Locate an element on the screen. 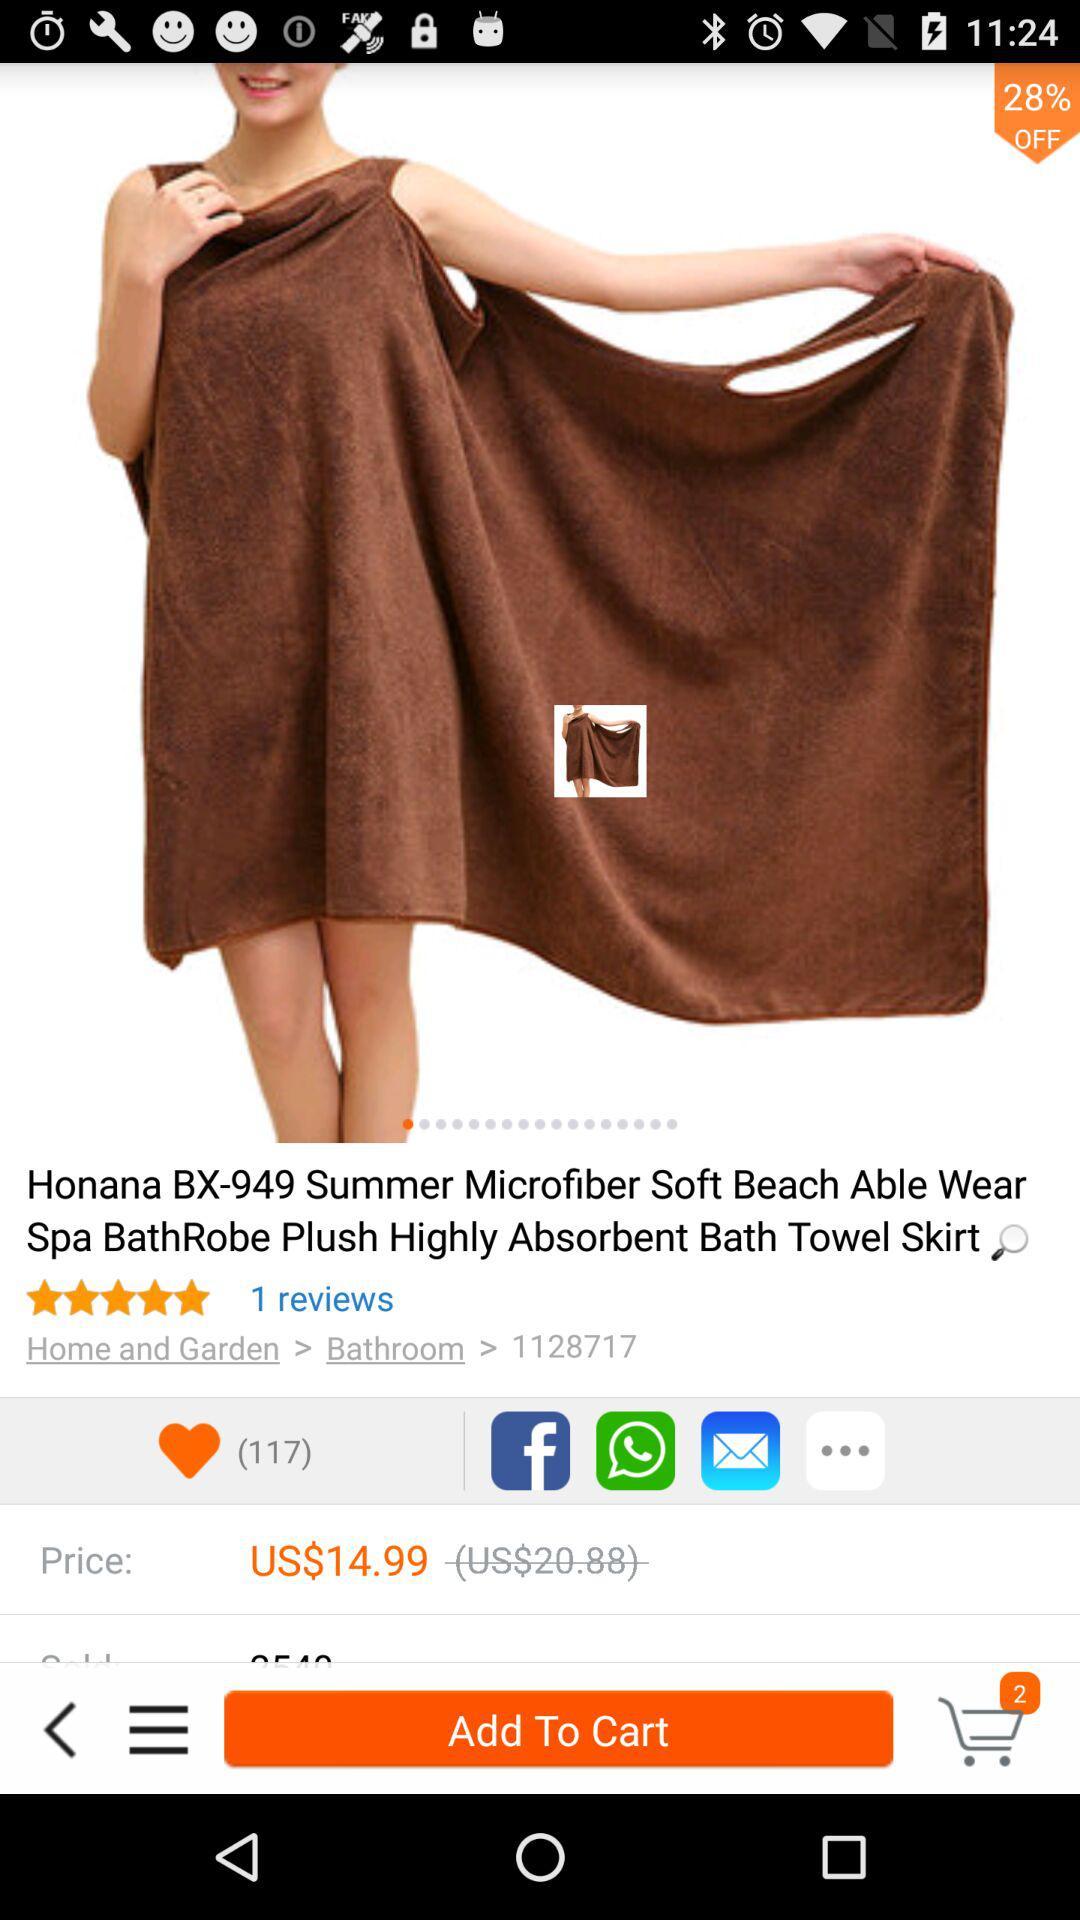 Image resolution: width=1080 pixels, height=1920 pixels. open image is located at coordinates (540, 602).